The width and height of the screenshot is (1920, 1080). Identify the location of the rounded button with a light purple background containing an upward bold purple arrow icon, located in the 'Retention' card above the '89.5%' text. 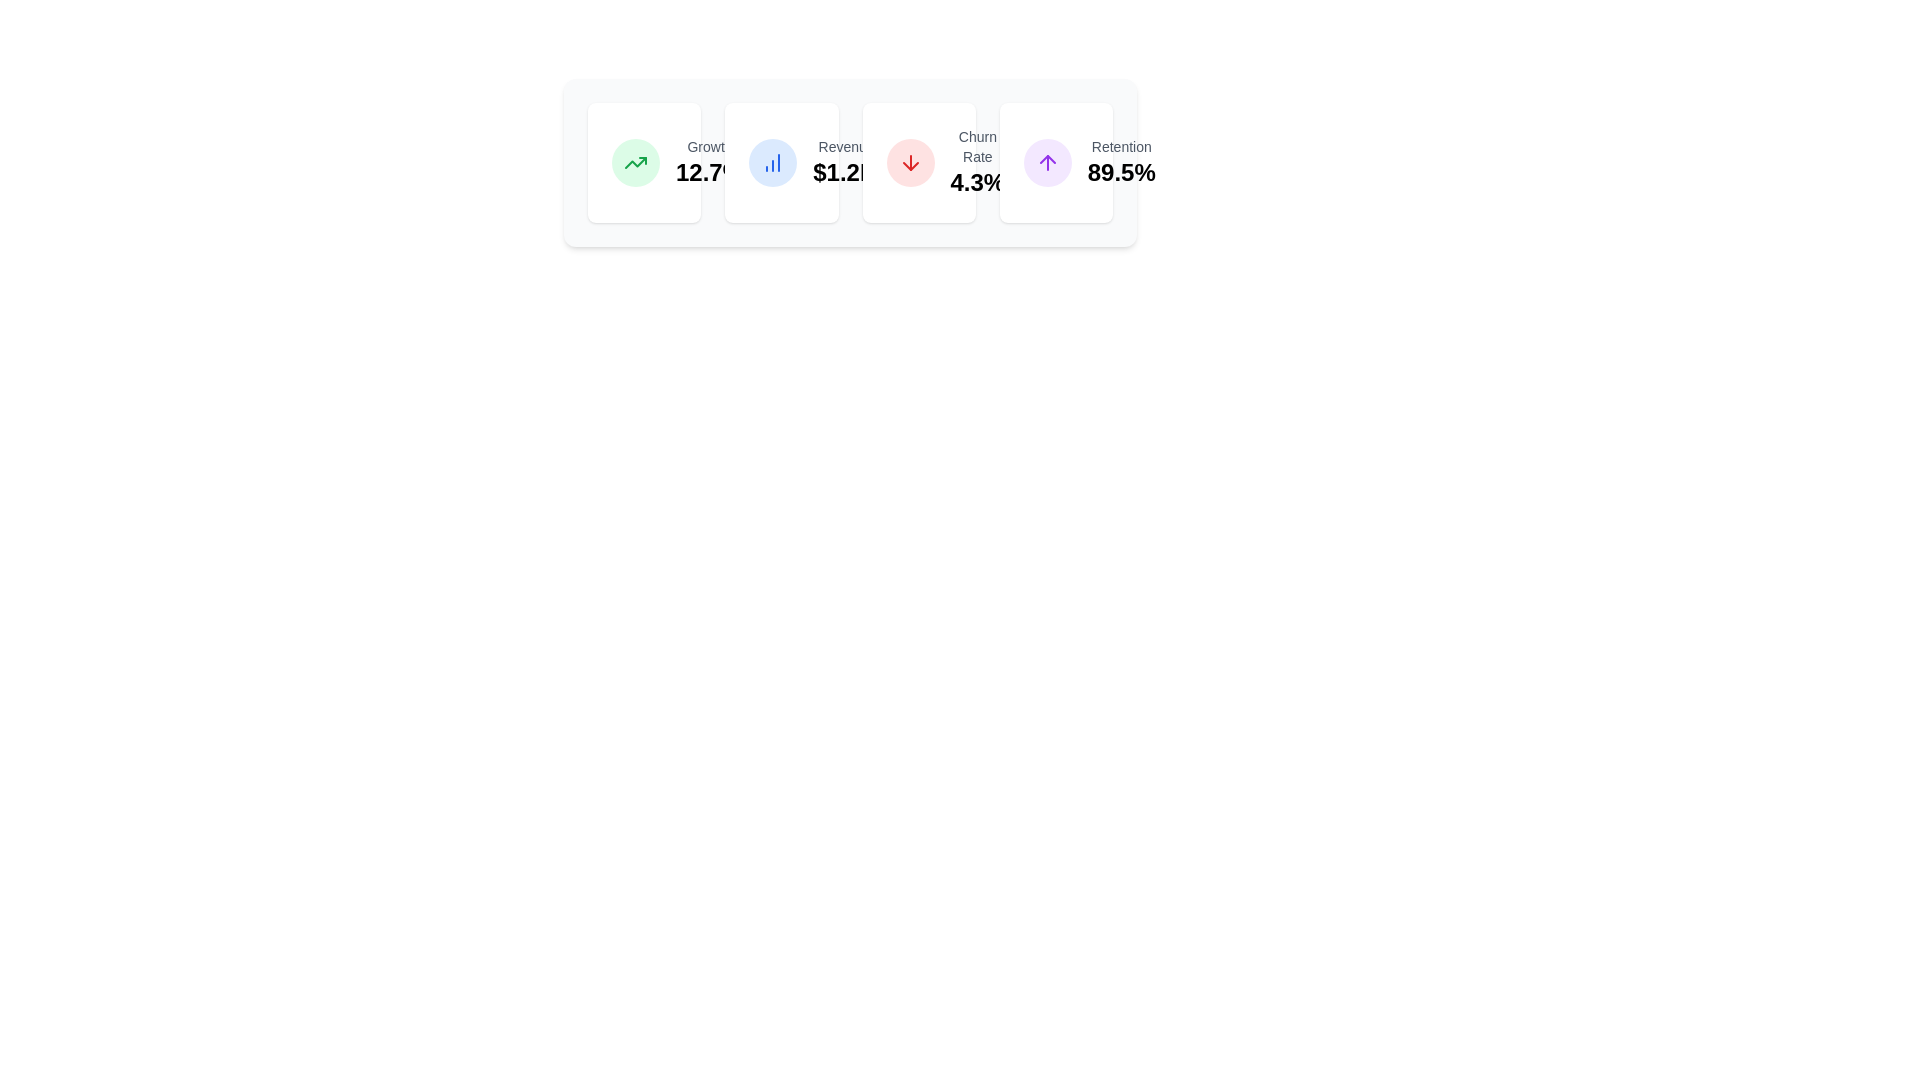
(1046, 161).